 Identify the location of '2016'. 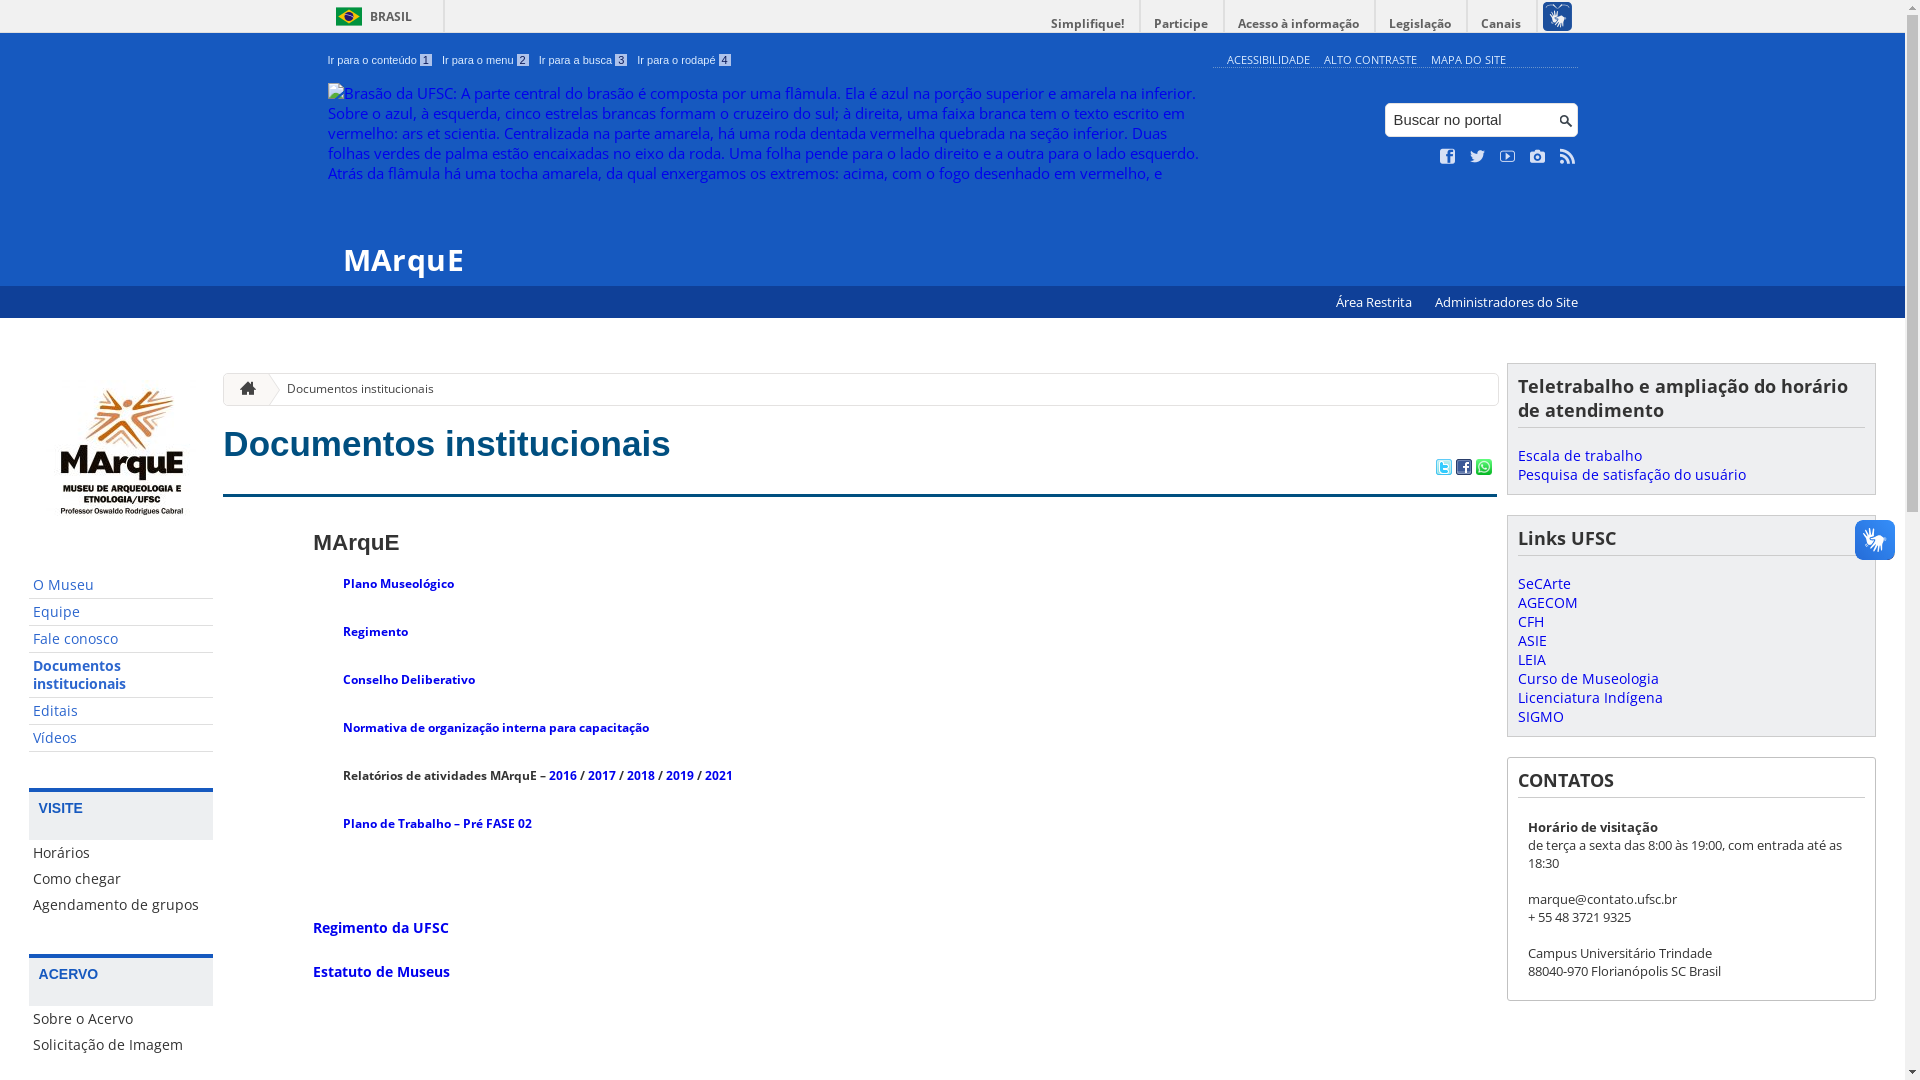
(561, 774).